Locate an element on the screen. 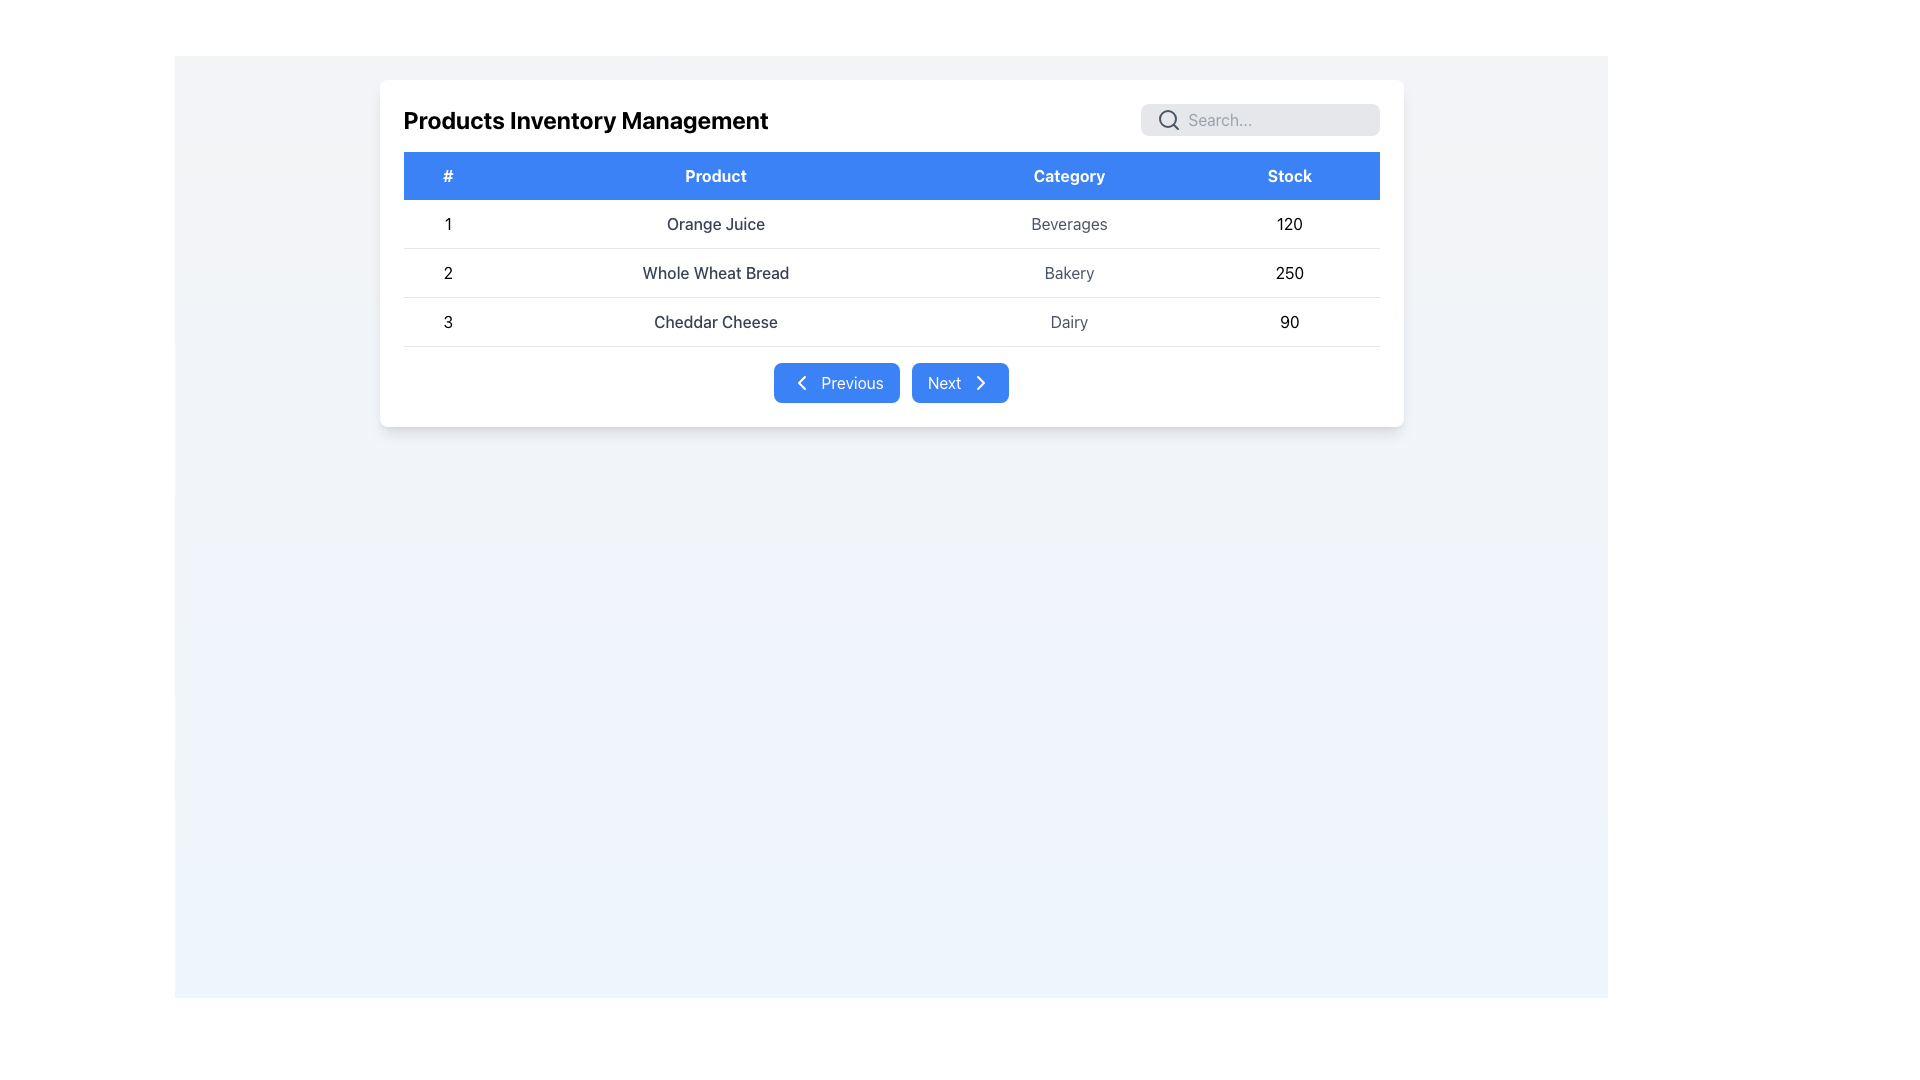 This screenshot has width=1920, height=1080. the right-pointing chevron icon within the 'Next' button is located at coordinates (981, 382).